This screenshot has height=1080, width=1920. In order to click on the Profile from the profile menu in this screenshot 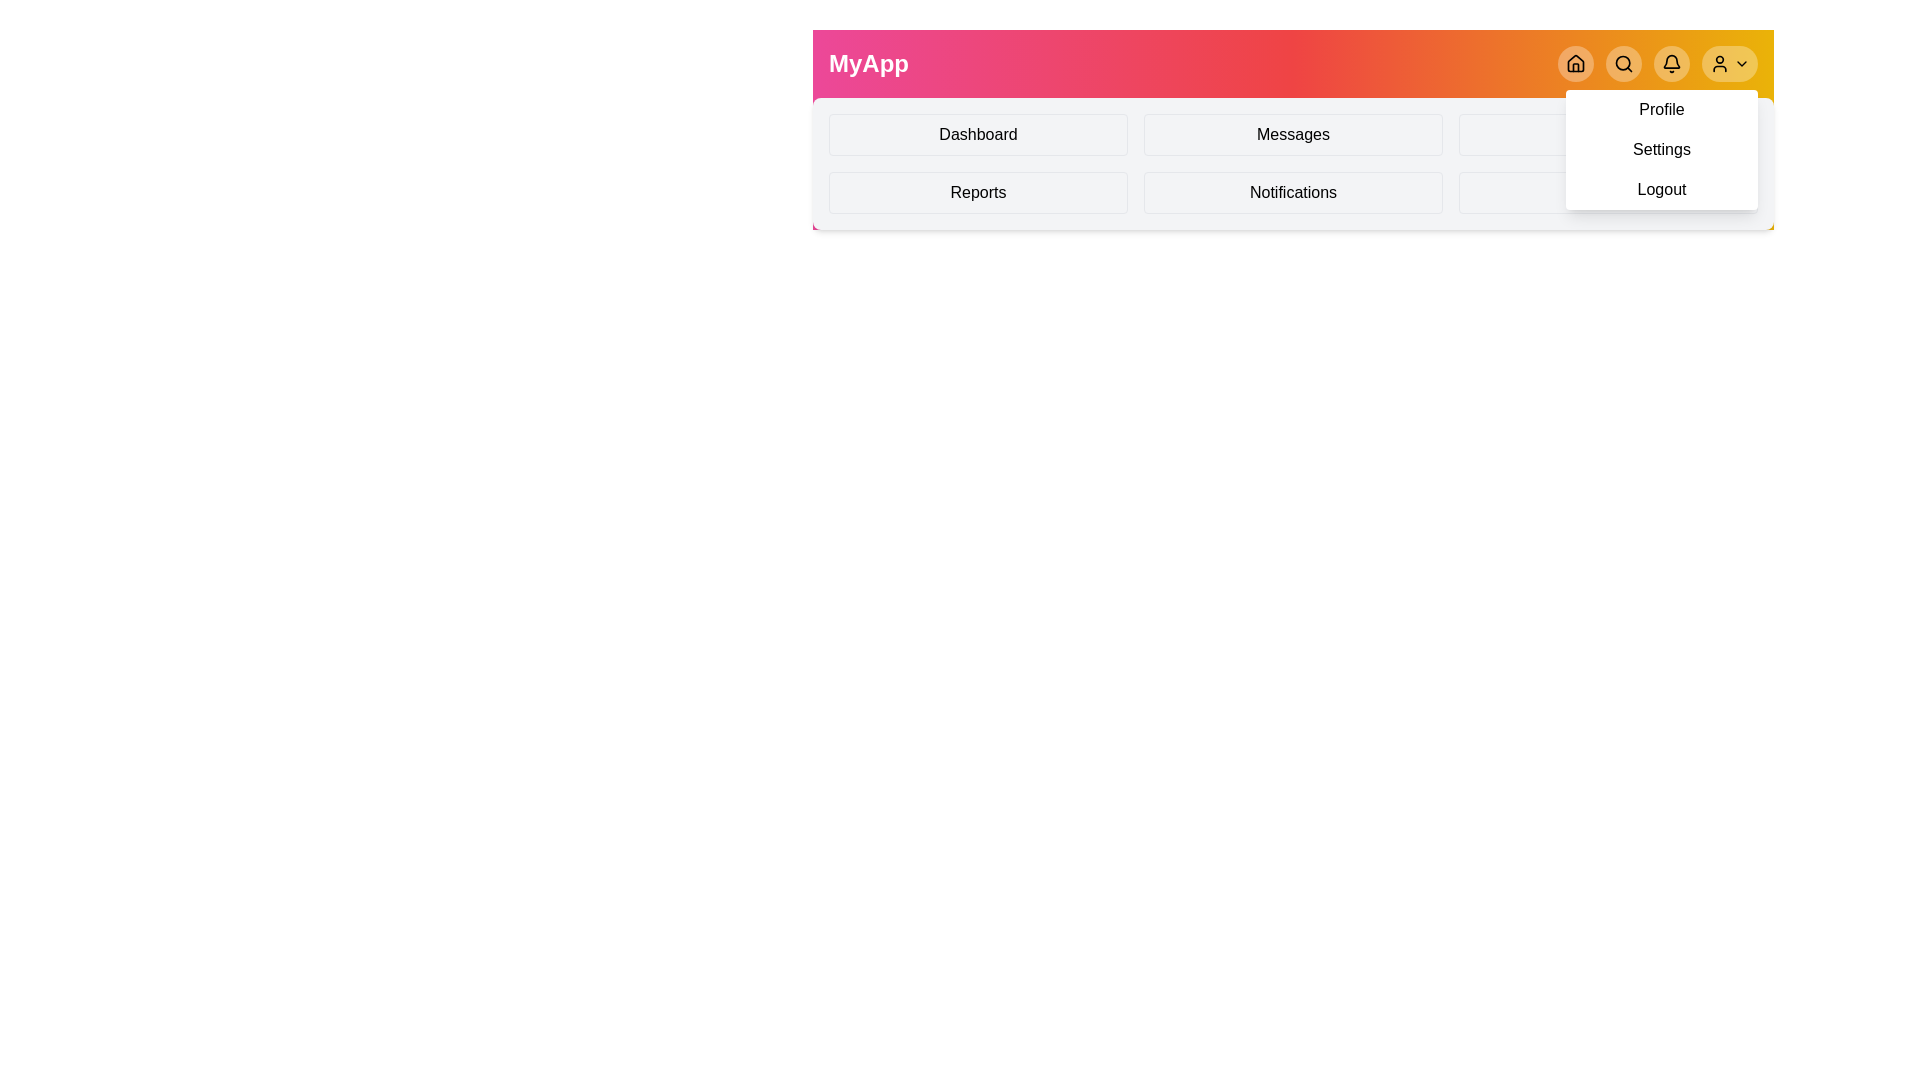, I will do `click(1661, 110)`.